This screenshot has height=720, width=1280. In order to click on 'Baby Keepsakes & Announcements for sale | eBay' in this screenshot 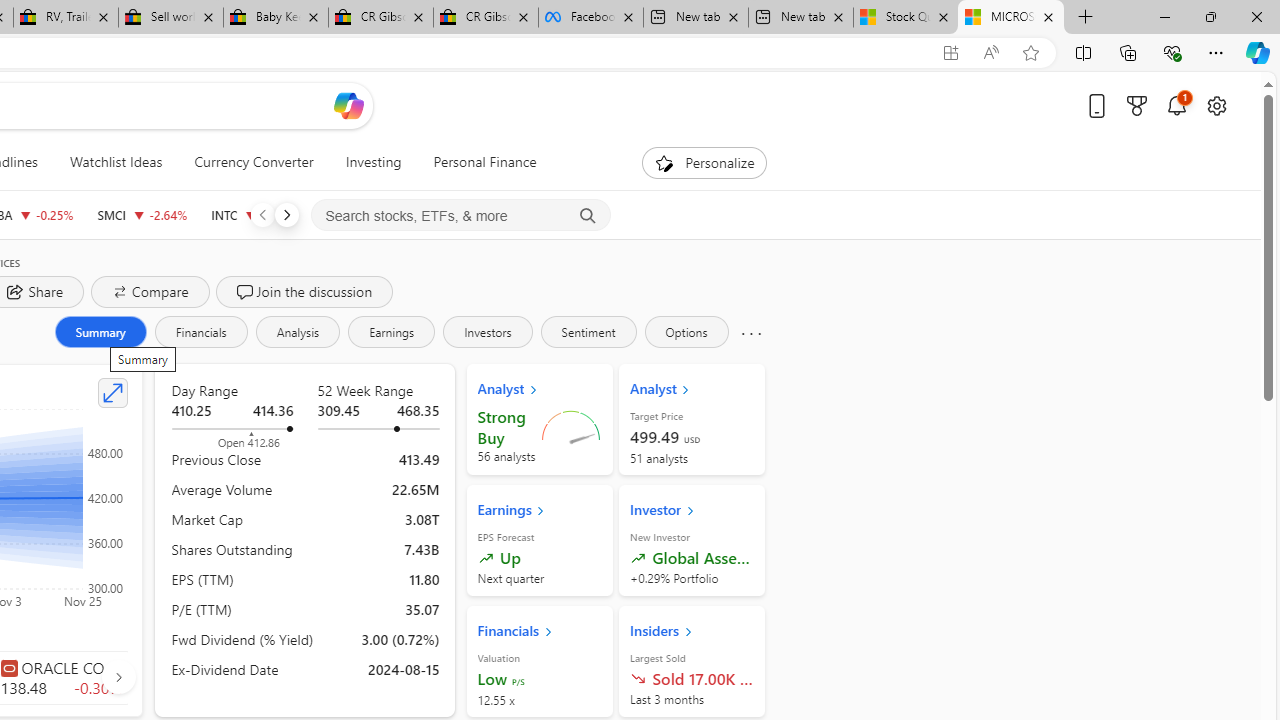, I will do `click(274, 17)`.